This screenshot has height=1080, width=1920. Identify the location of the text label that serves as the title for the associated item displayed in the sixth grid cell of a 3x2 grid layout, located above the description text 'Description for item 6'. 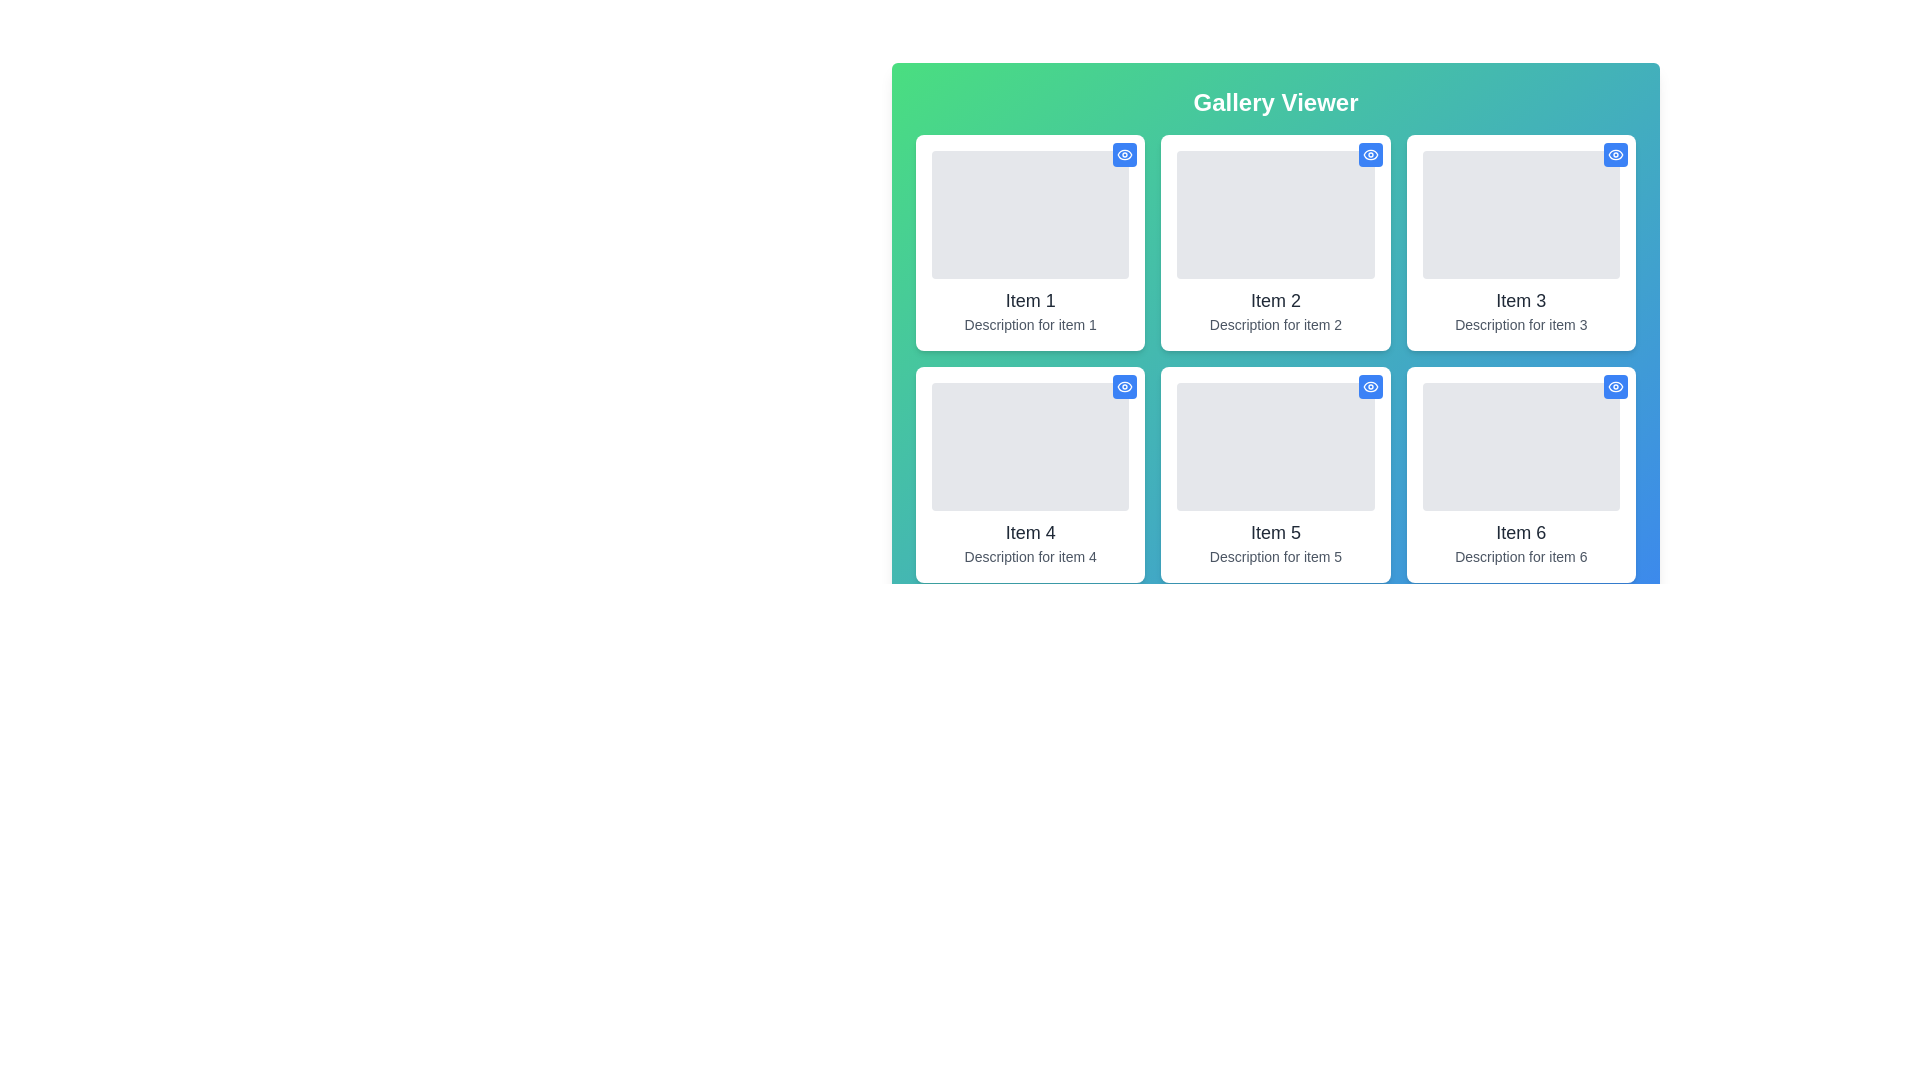
(1520, 531).